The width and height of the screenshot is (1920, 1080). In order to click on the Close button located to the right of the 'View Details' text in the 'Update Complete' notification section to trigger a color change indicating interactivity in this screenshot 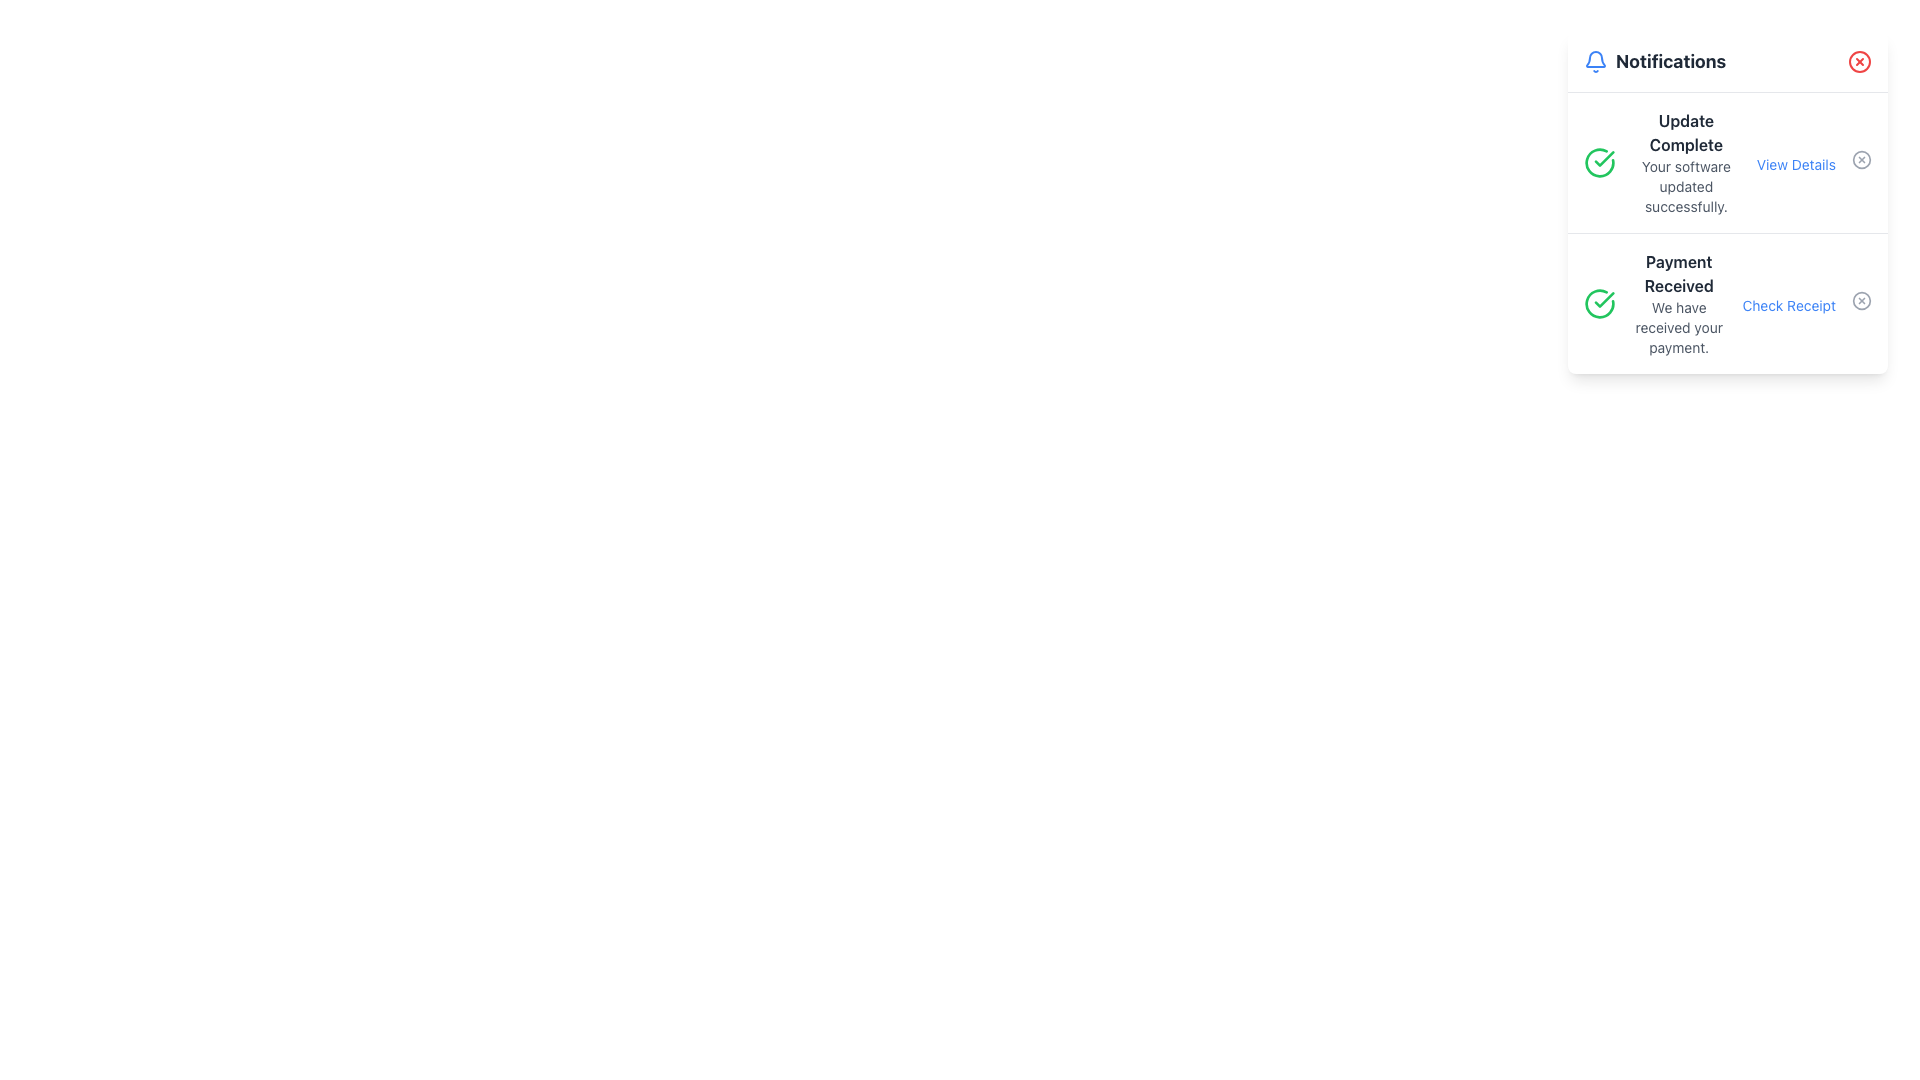, I will do `click(1861, 158)`.